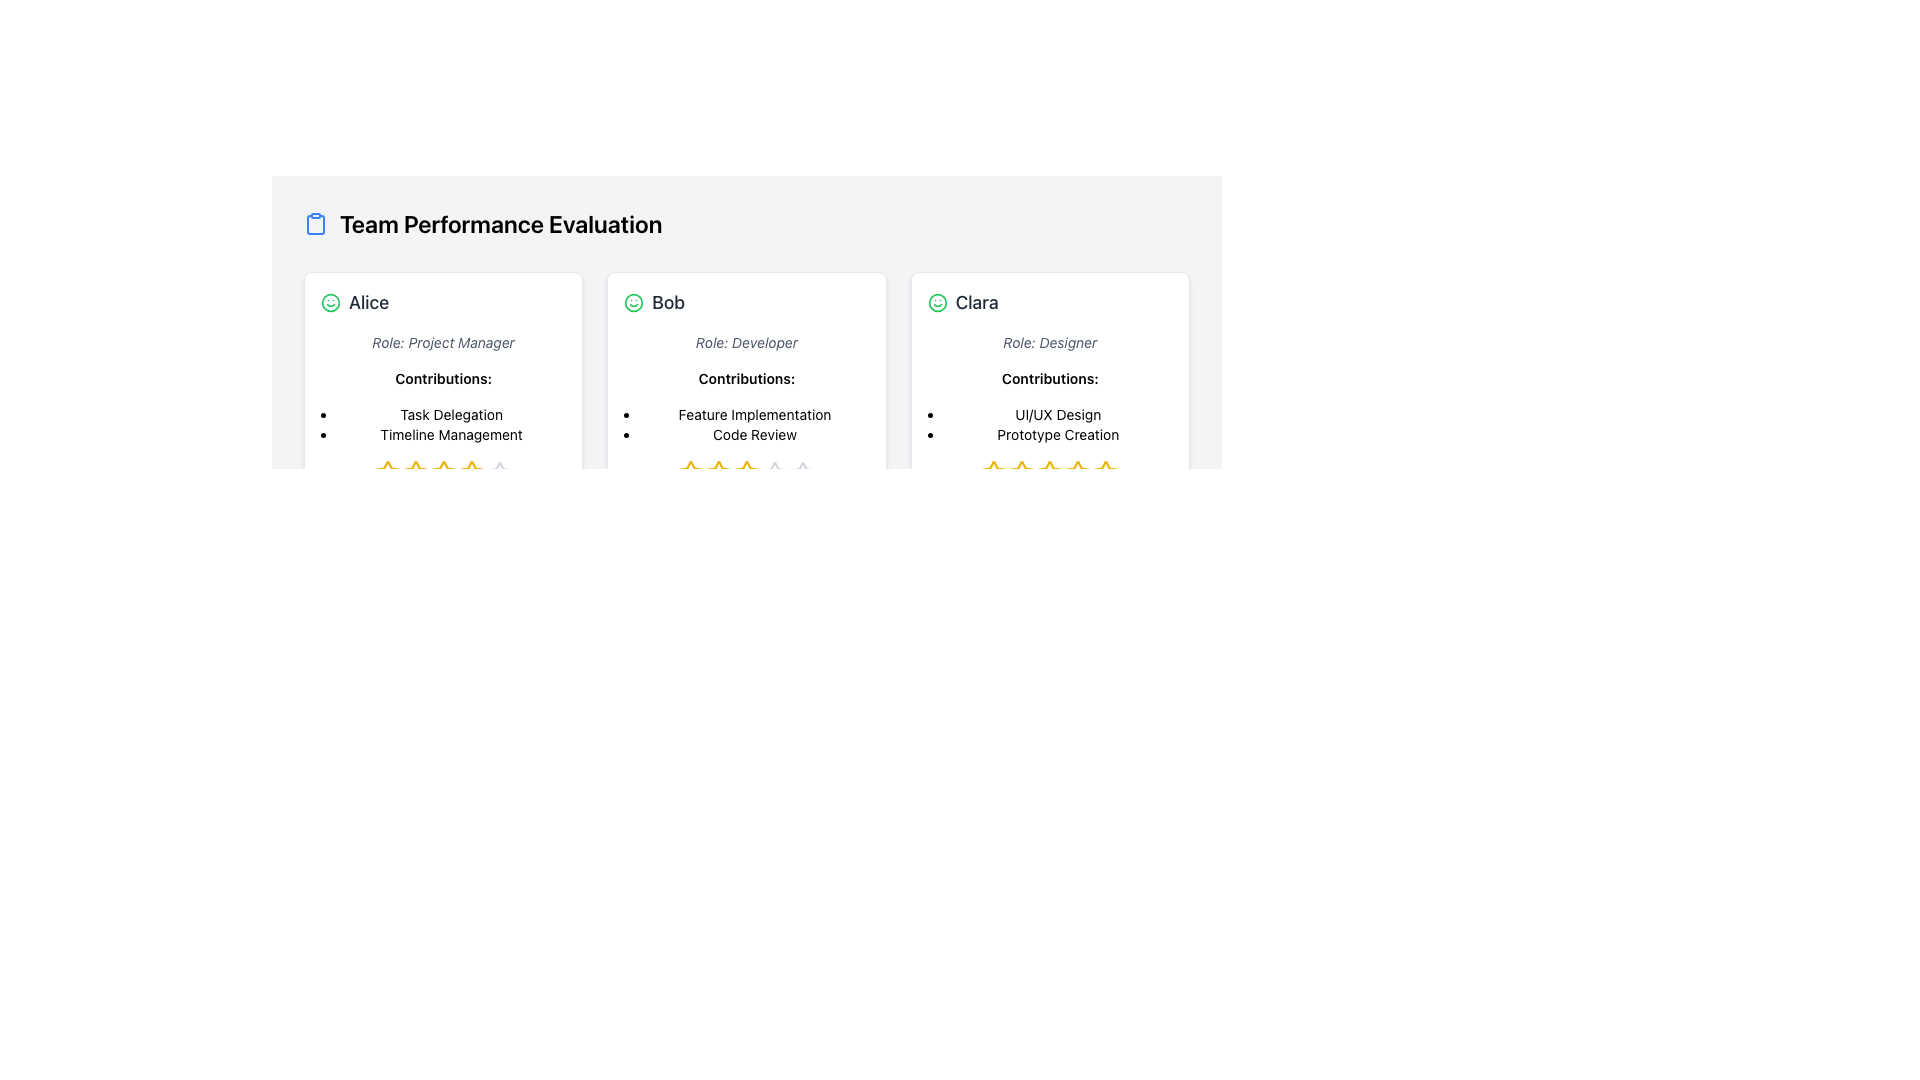 This screenshot has width=1920, height=1080. Describe the element at coordinates (442, 342) in the screenshot. I see `the text label in italics, styled with a smaller font size and gray color, located beneath the name 'Alice' and above 'Contributions:' in the middle of the first card` at that location.